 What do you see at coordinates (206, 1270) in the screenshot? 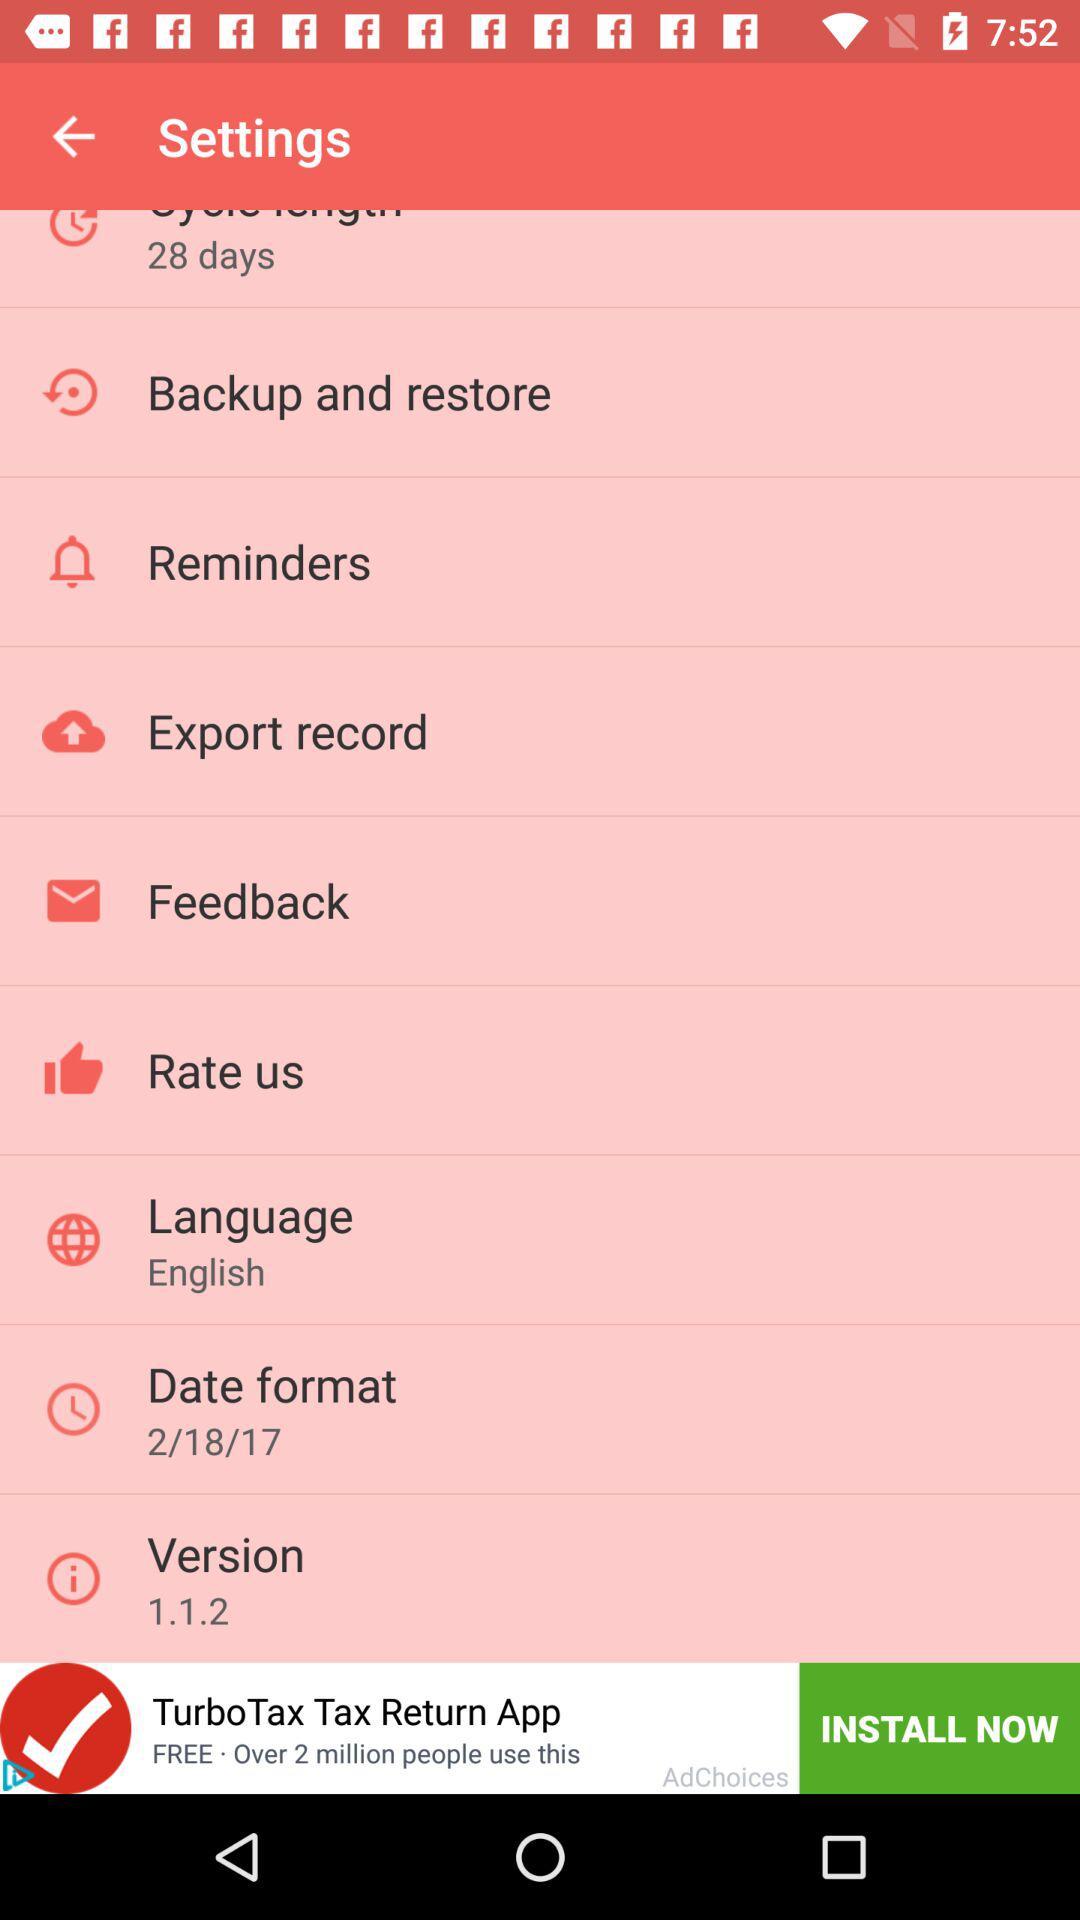
I see `english icon` at bounding box center [206, 1270].